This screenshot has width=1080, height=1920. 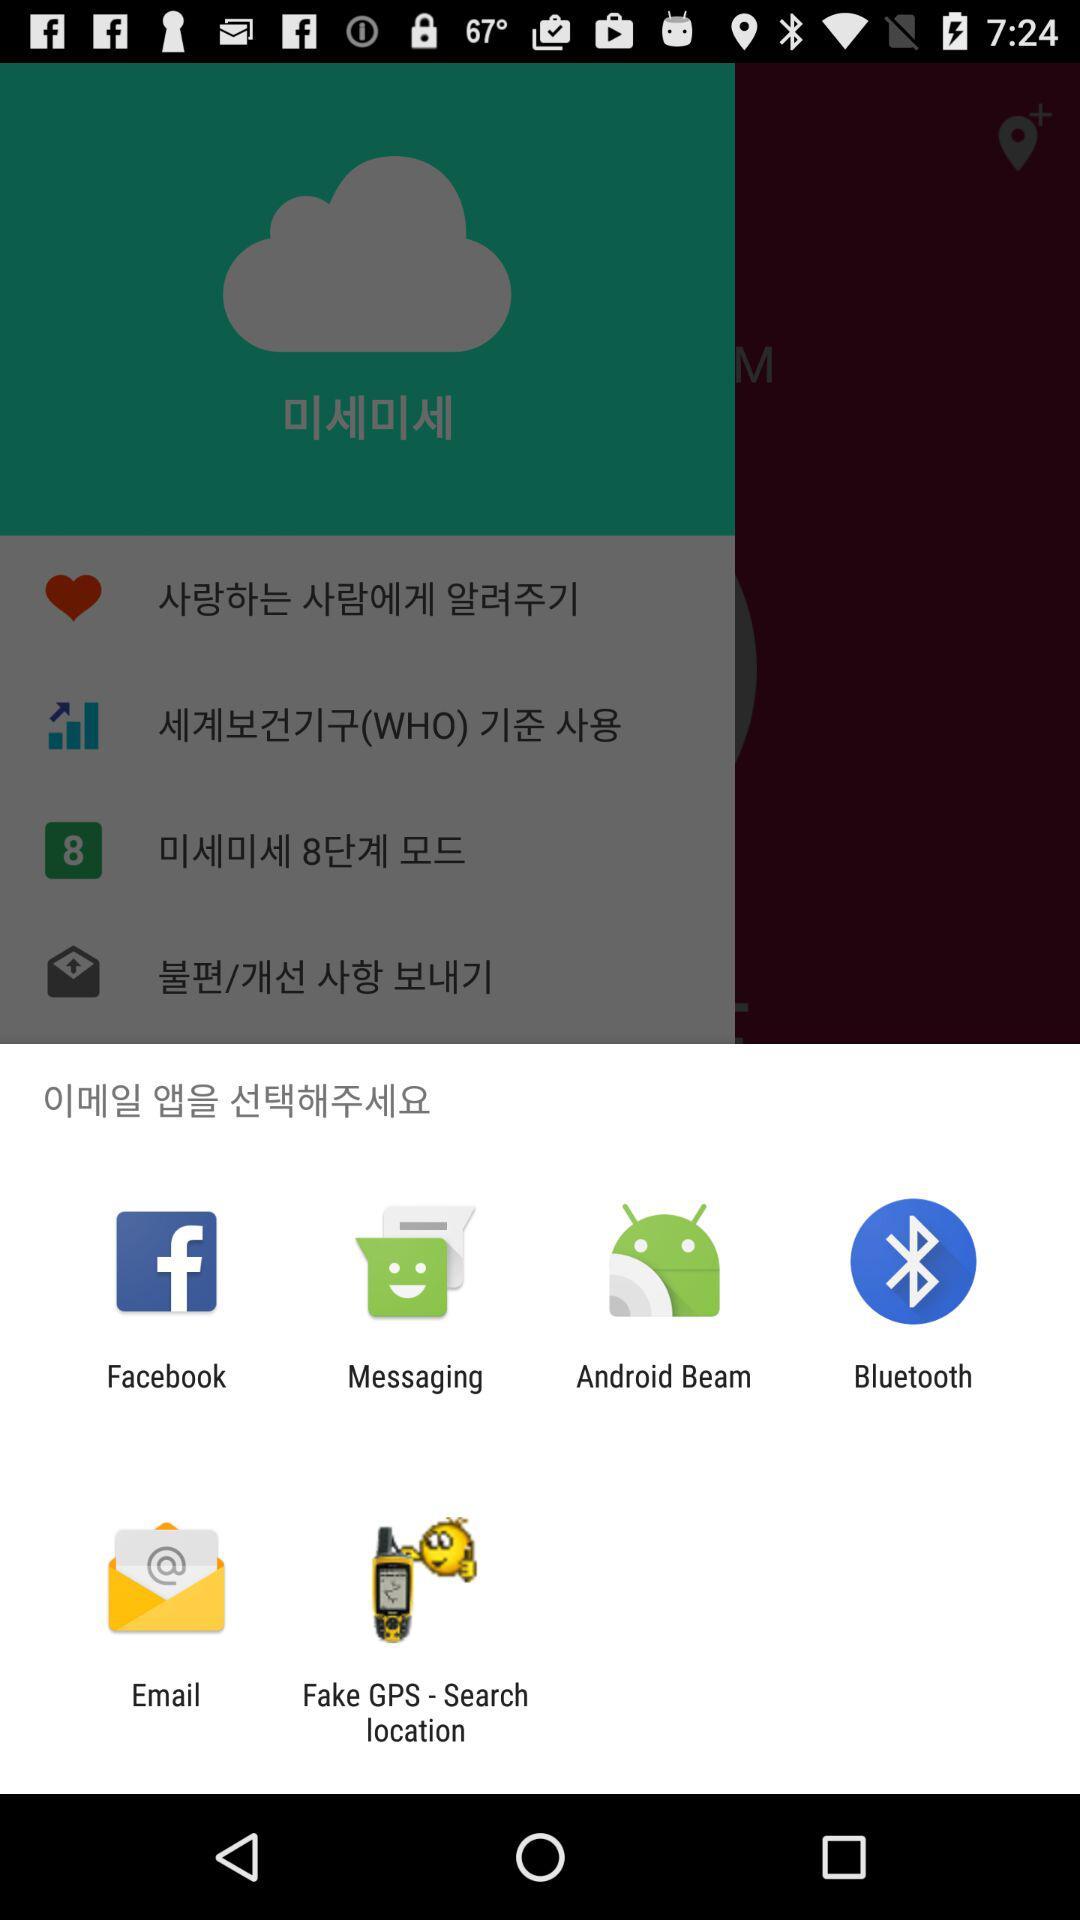 What do you see at coordinates (165, 1392) in the screenshot?
I see `facebook icon` at bounding box center [165, 1392].